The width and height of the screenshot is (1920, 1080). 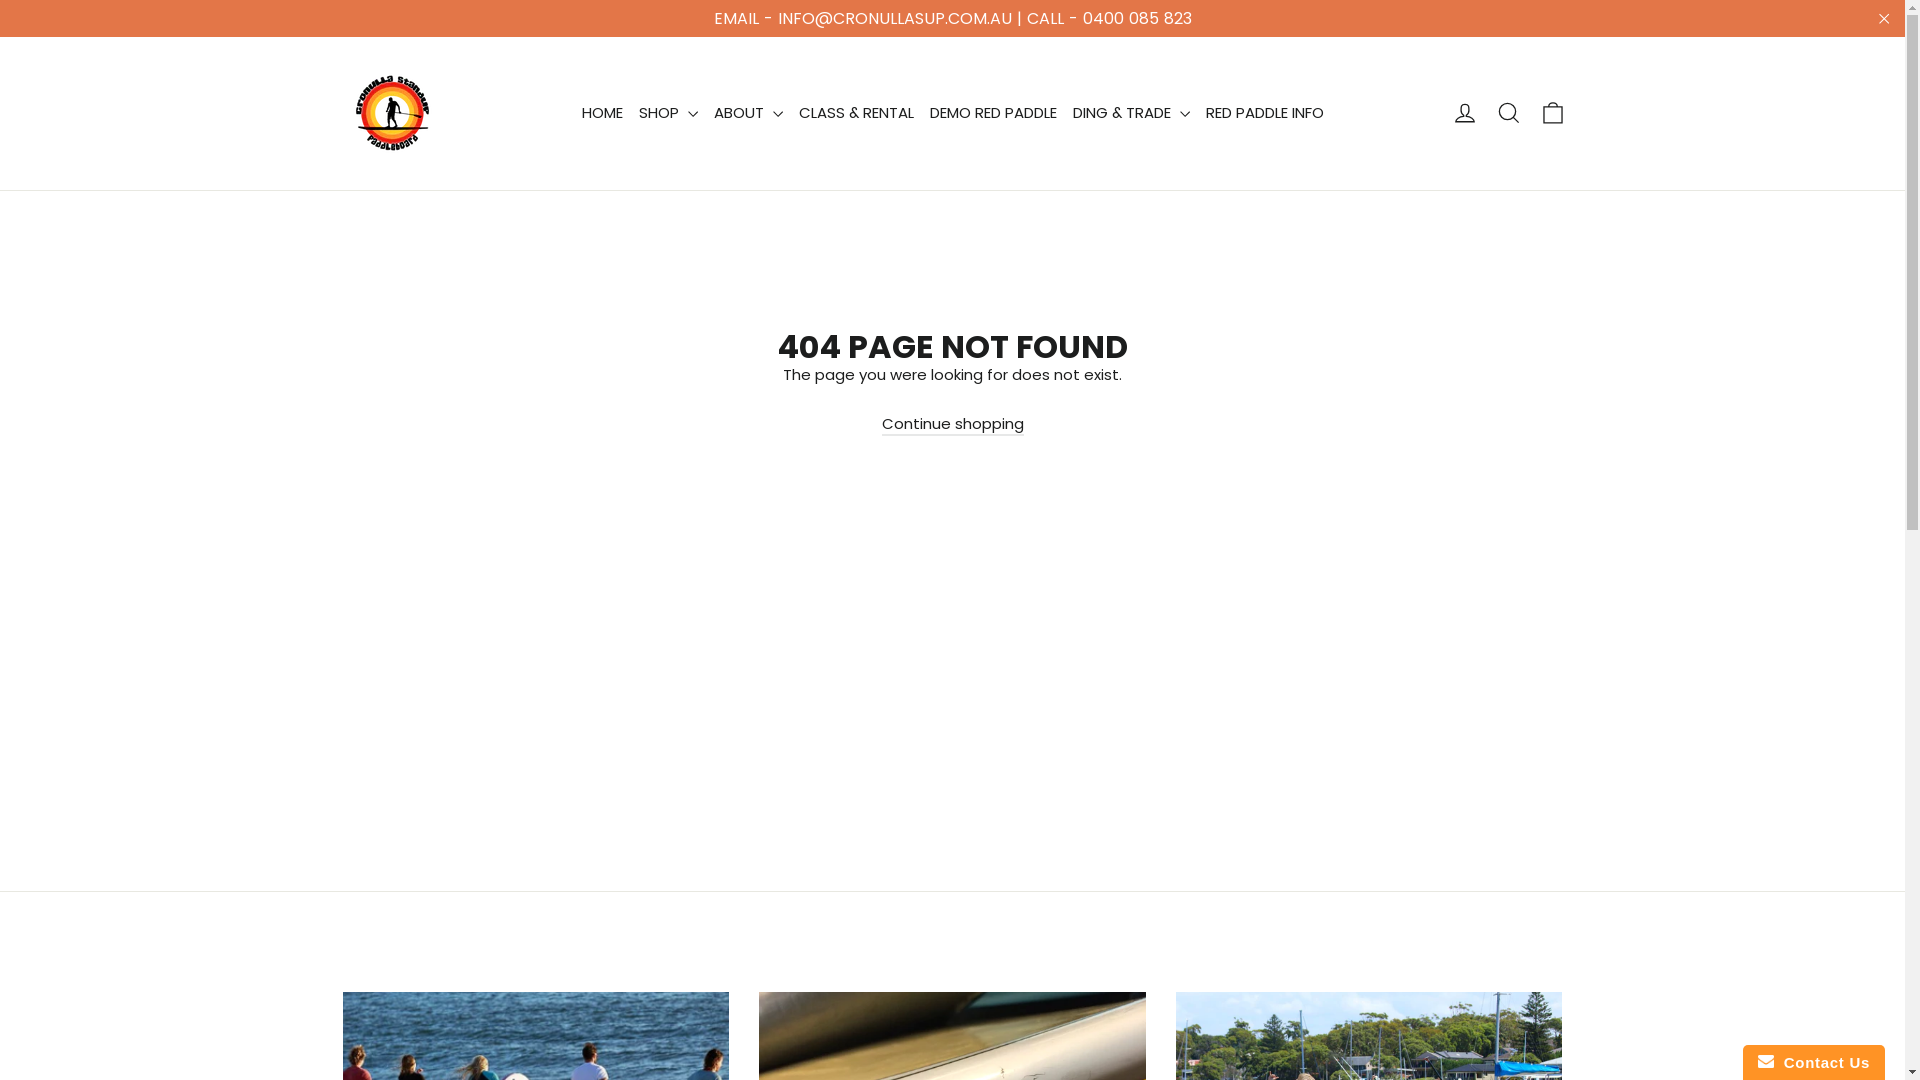 I want to click on 'Log in', so click(x=1464, y=112).